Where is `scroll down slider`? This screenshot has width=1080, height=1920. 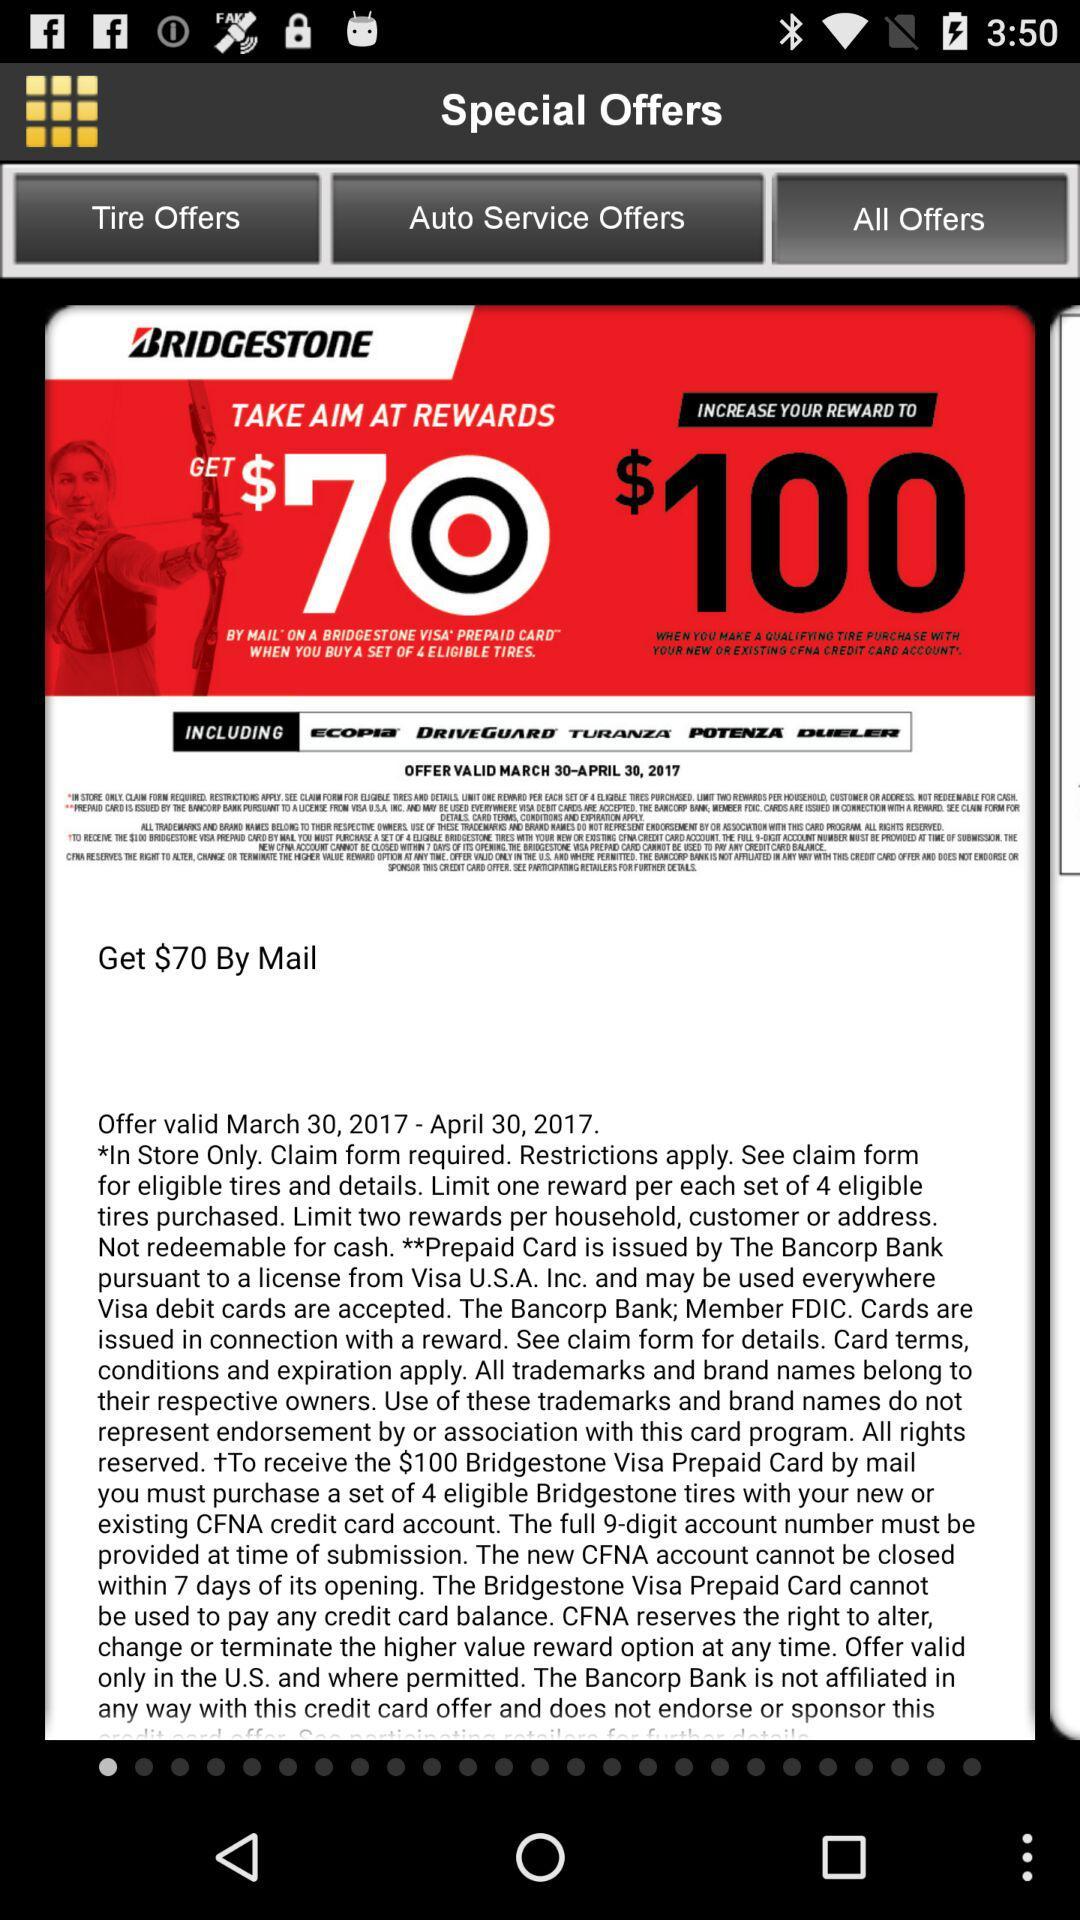 scroll down slider is located at coordinates (1063, 593).